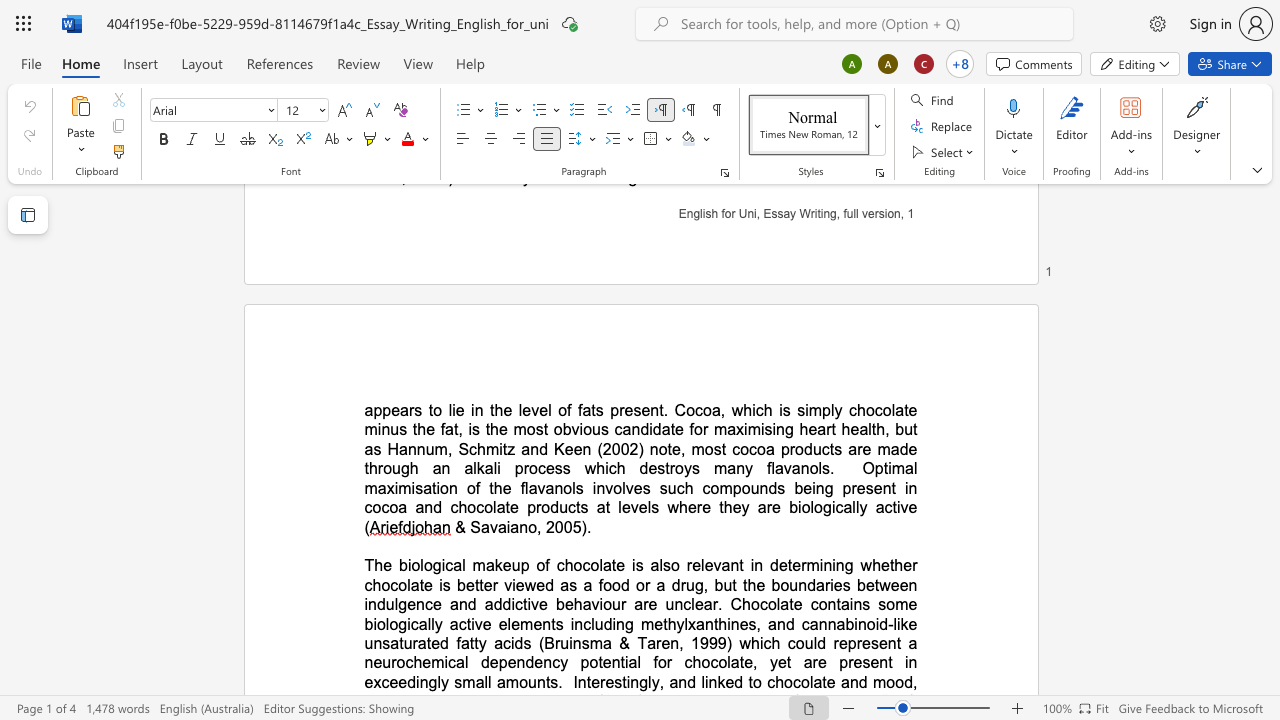 The height and width of the screenshot is (720, 1280). Describe the element at coordinates (480, 526) in the screenshot. I see `the space between the continuous character "S" and "a" in the text` at that location.